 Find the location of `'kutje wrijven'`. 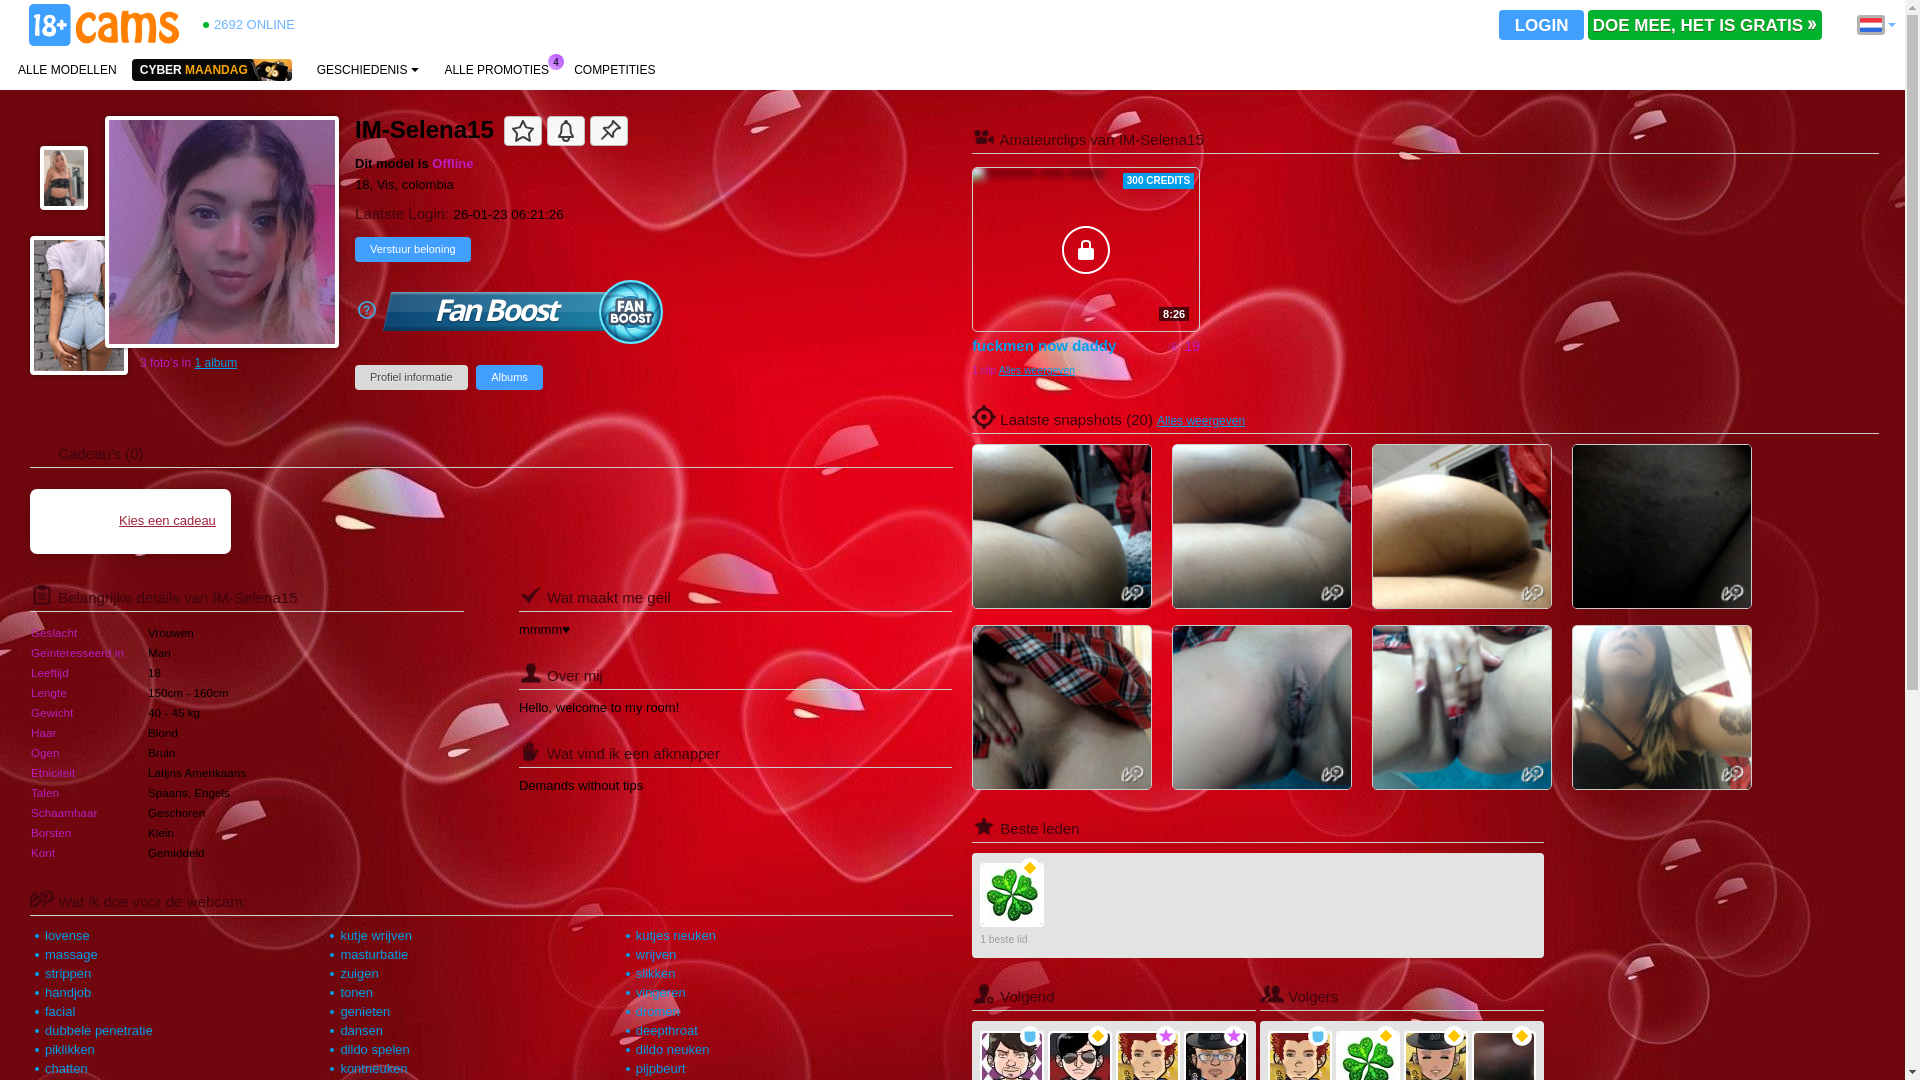

'kutje wrijven' is located at coordinates (375, 935).